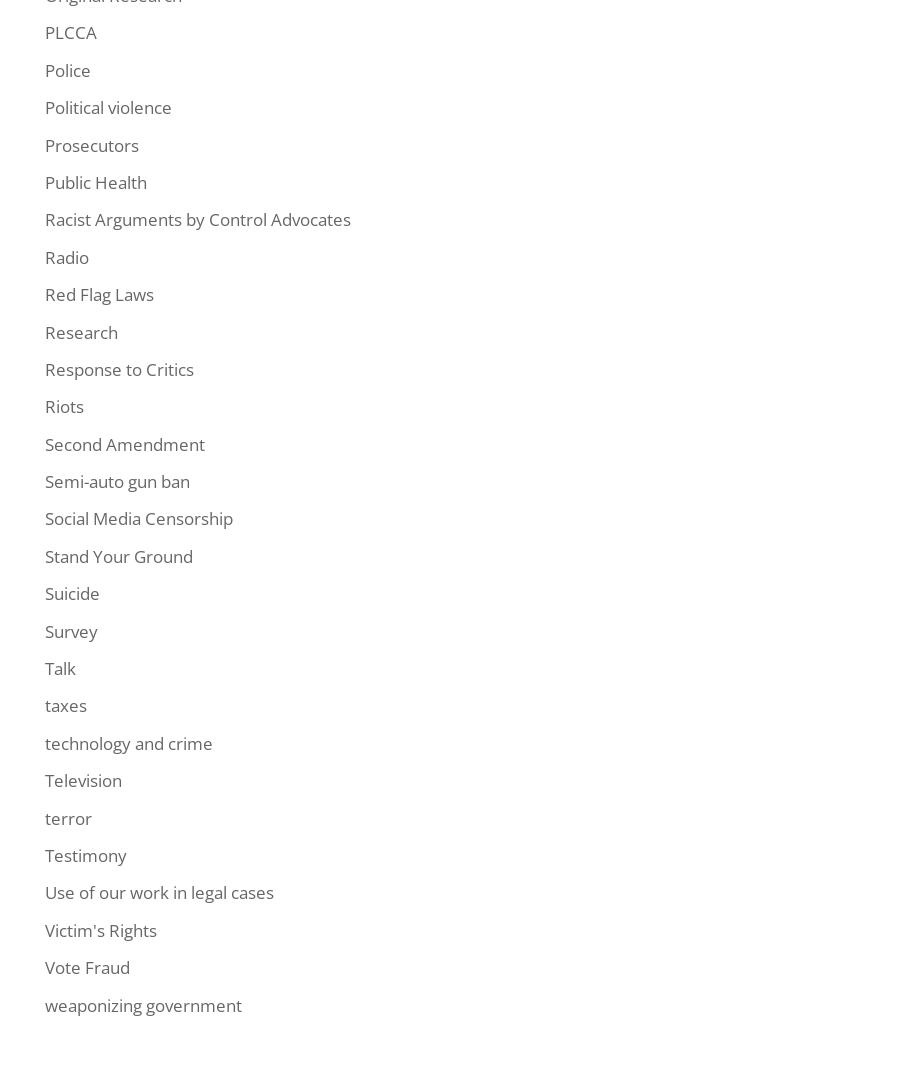 This screenshot has height=1073, width=900. I want to click on 'Police', so click(44, 69).